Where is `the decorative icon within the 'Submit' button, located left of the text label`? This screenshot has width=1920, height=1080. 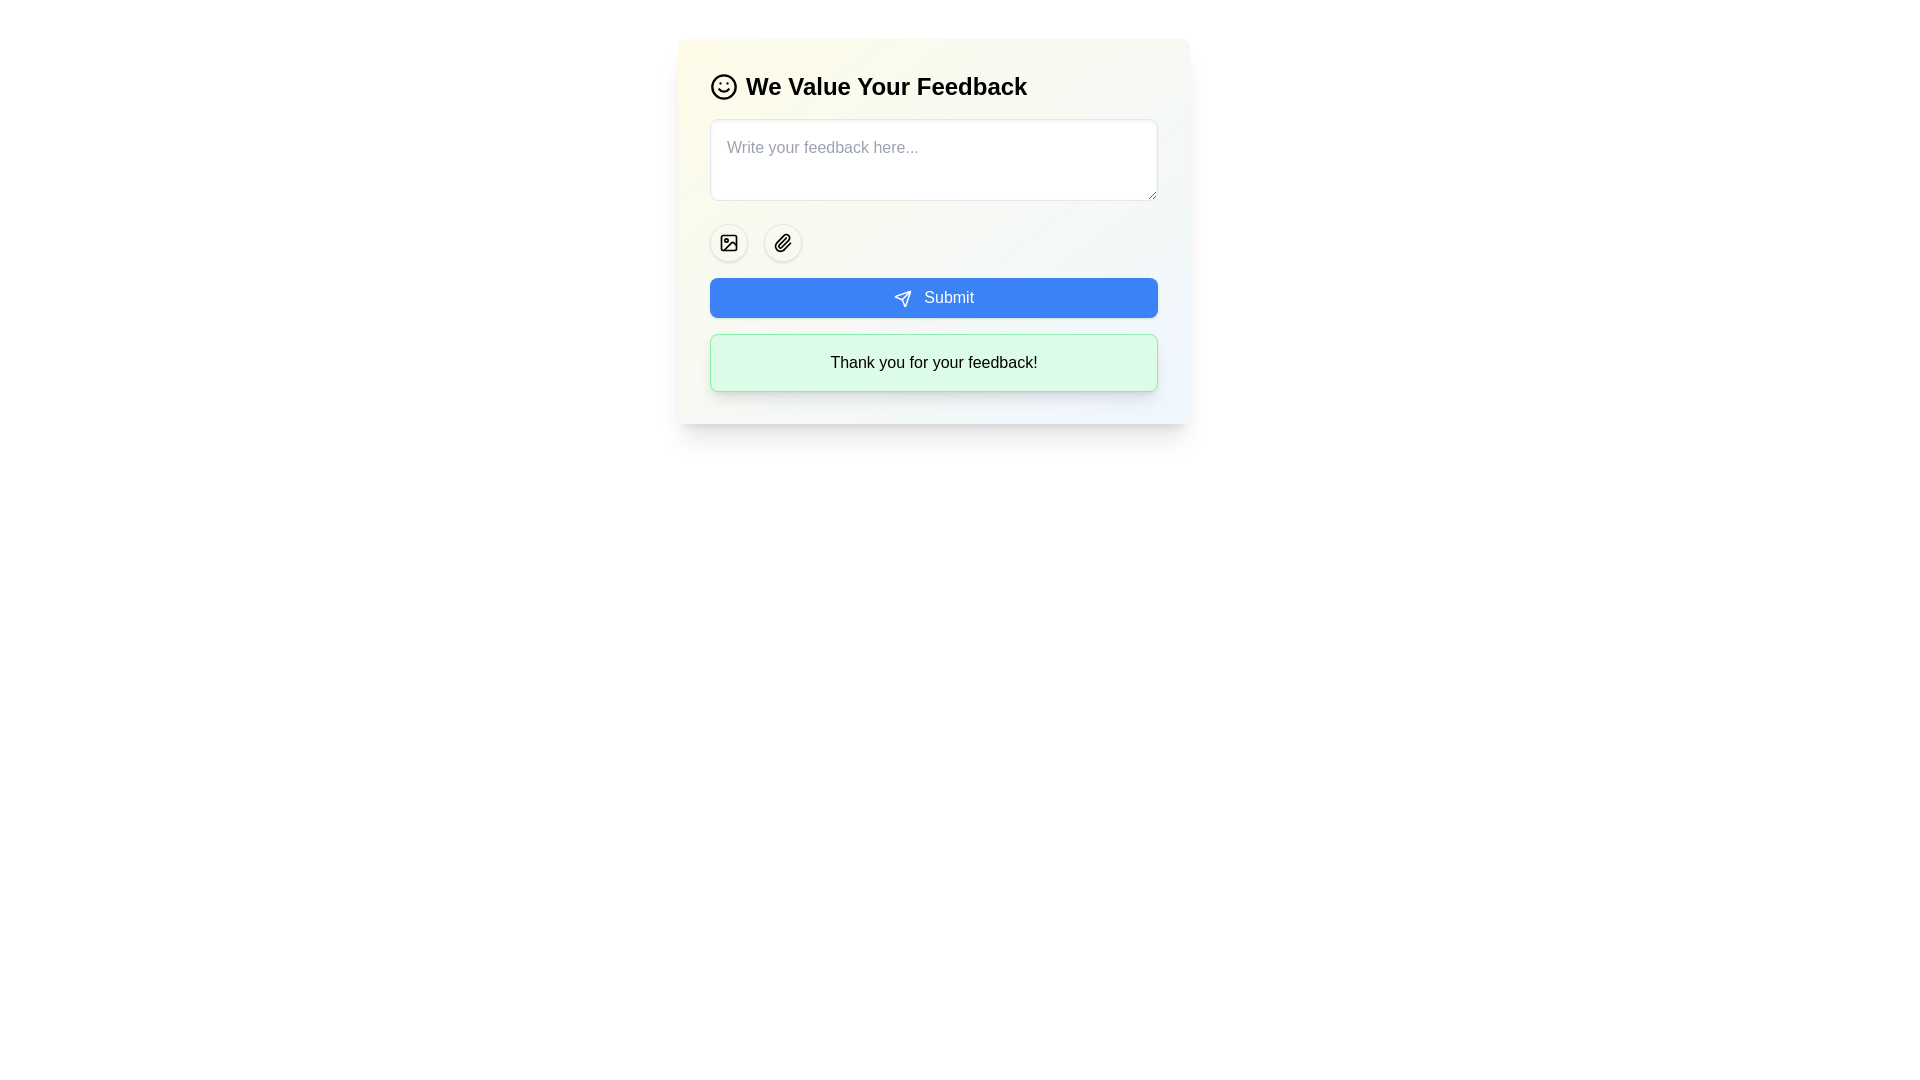
the decorative icon within the 'Submit' button, located left of the text label is located at coordinates (901, 298).